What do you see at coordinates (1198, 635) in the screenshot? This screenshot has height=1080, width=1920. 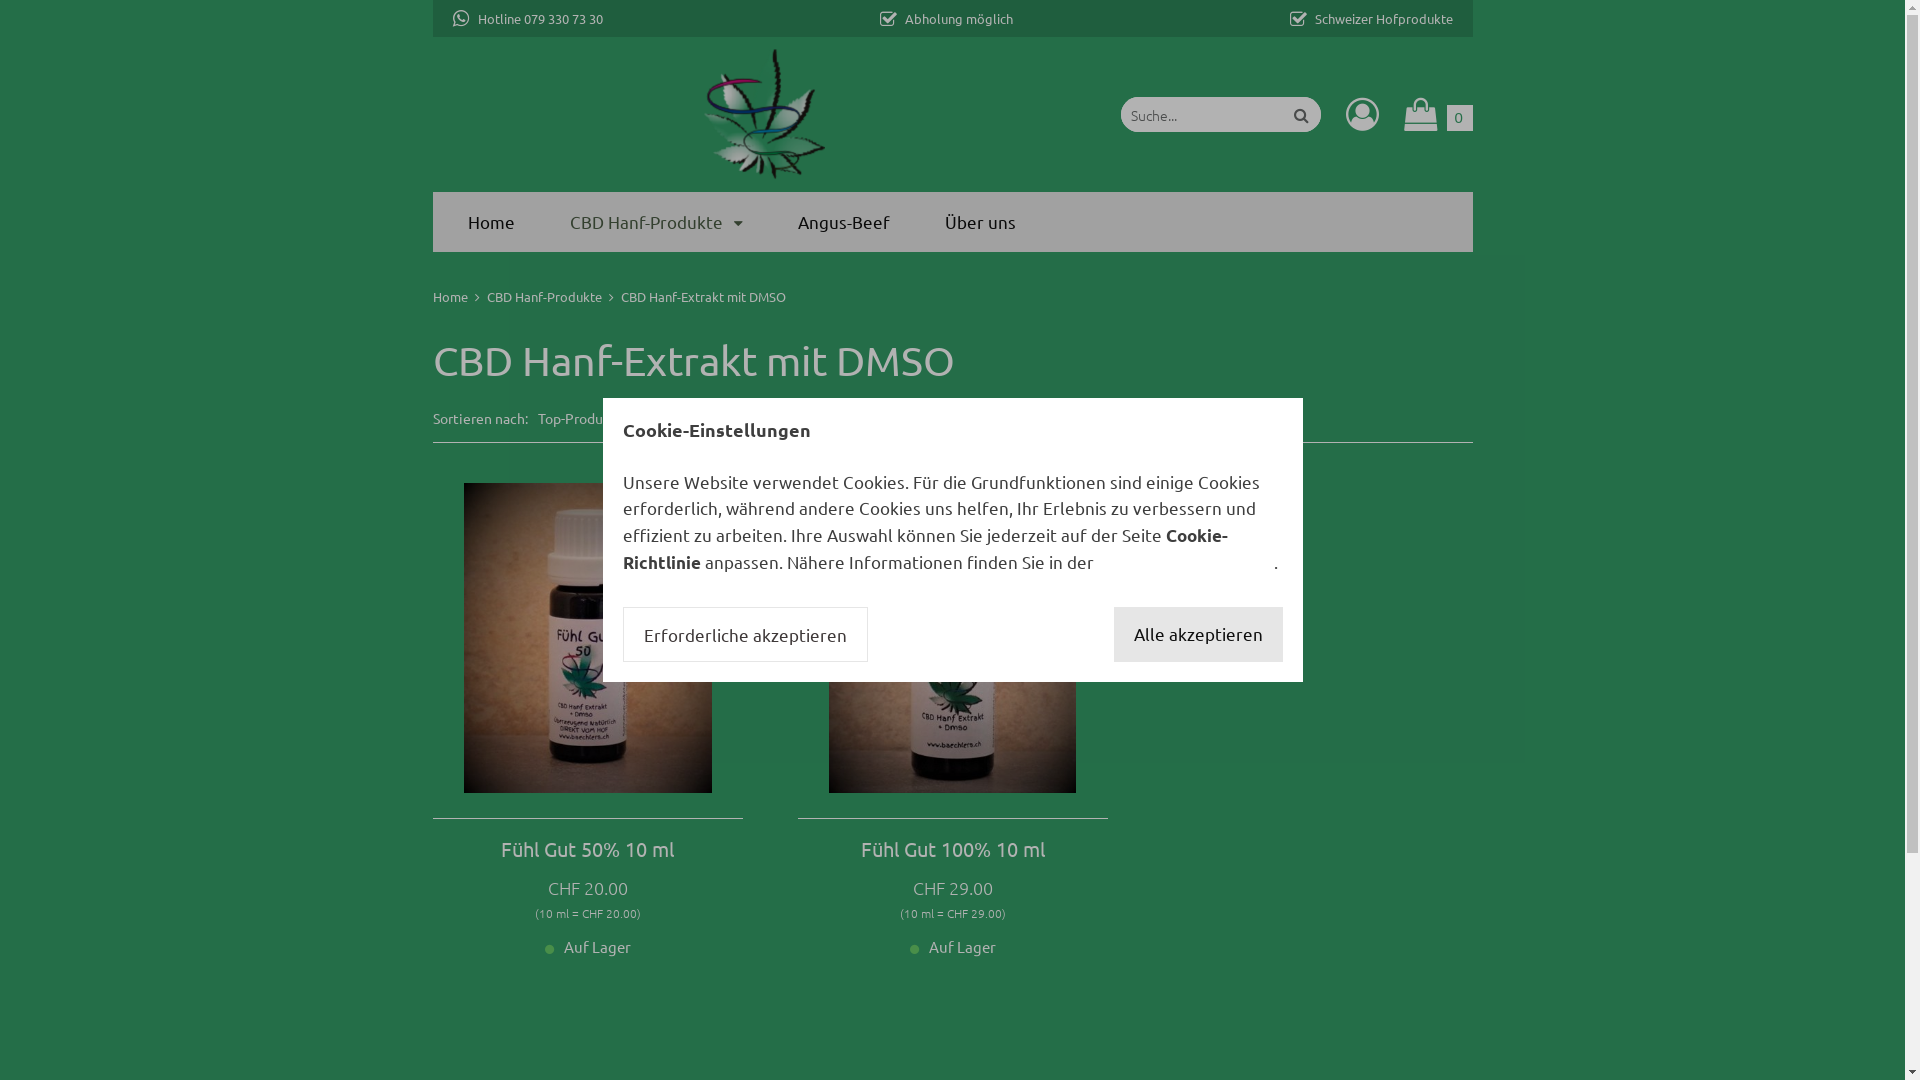 I see `'Alle akzeptieren'` at bounding box center [1198, 635].